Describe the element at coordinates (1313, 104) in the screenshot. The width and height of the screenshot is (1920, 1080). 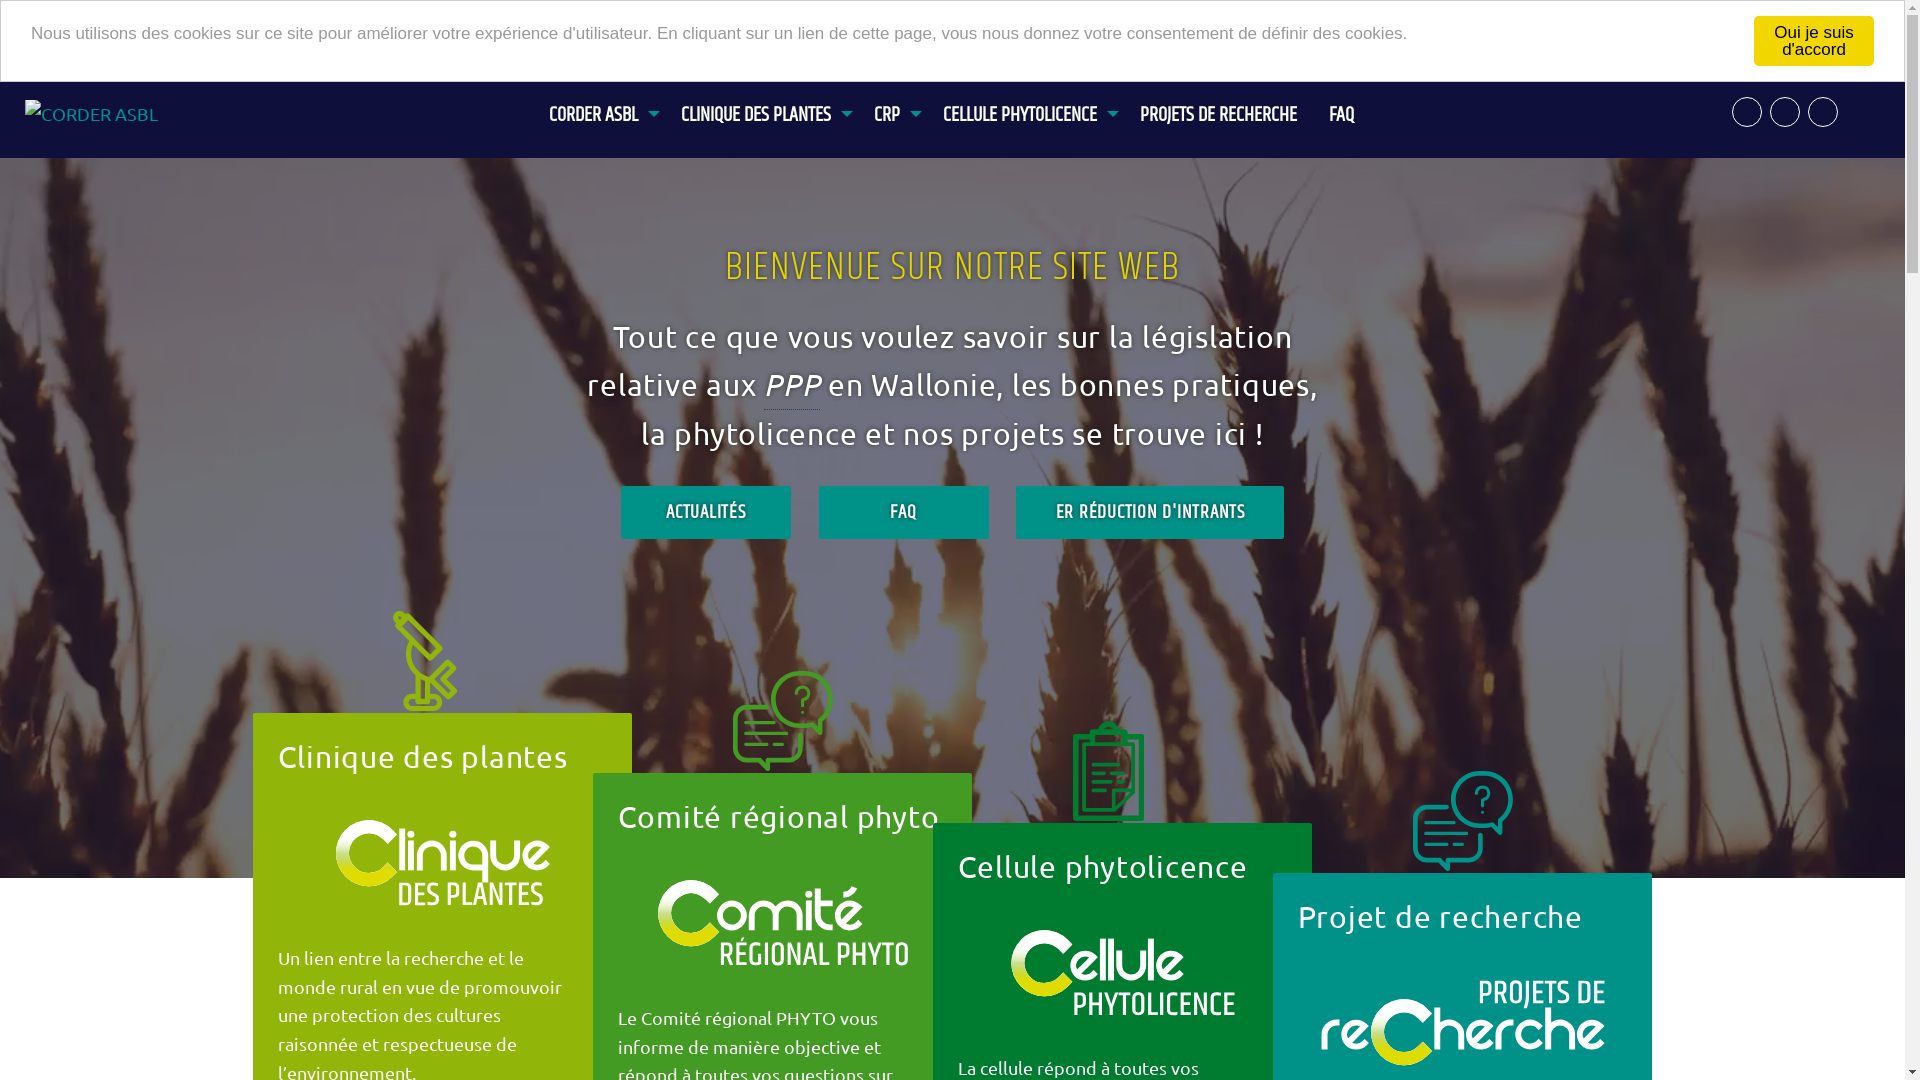
I see `'FAQ'` at that location.